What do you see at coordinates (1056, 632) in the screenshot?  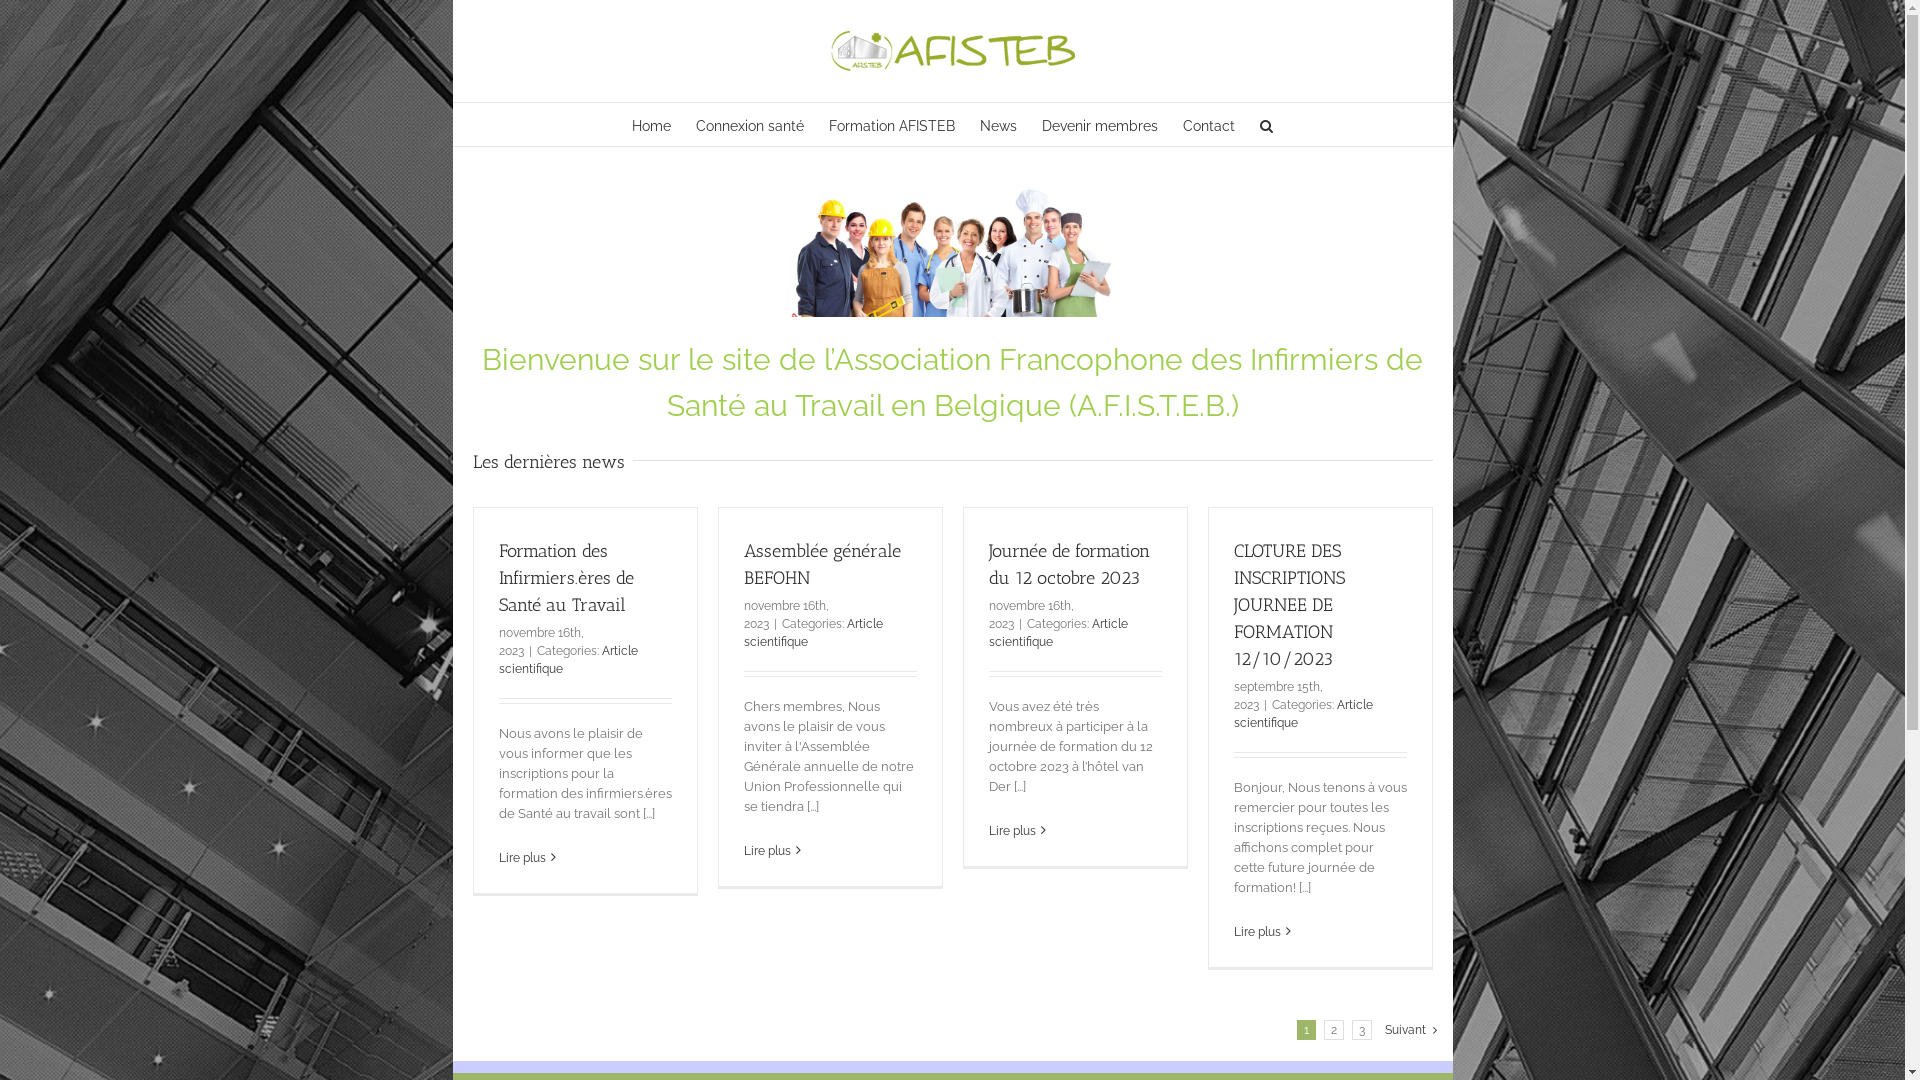 I see `'Article scientifique'` at bounding box center [1056, 632].